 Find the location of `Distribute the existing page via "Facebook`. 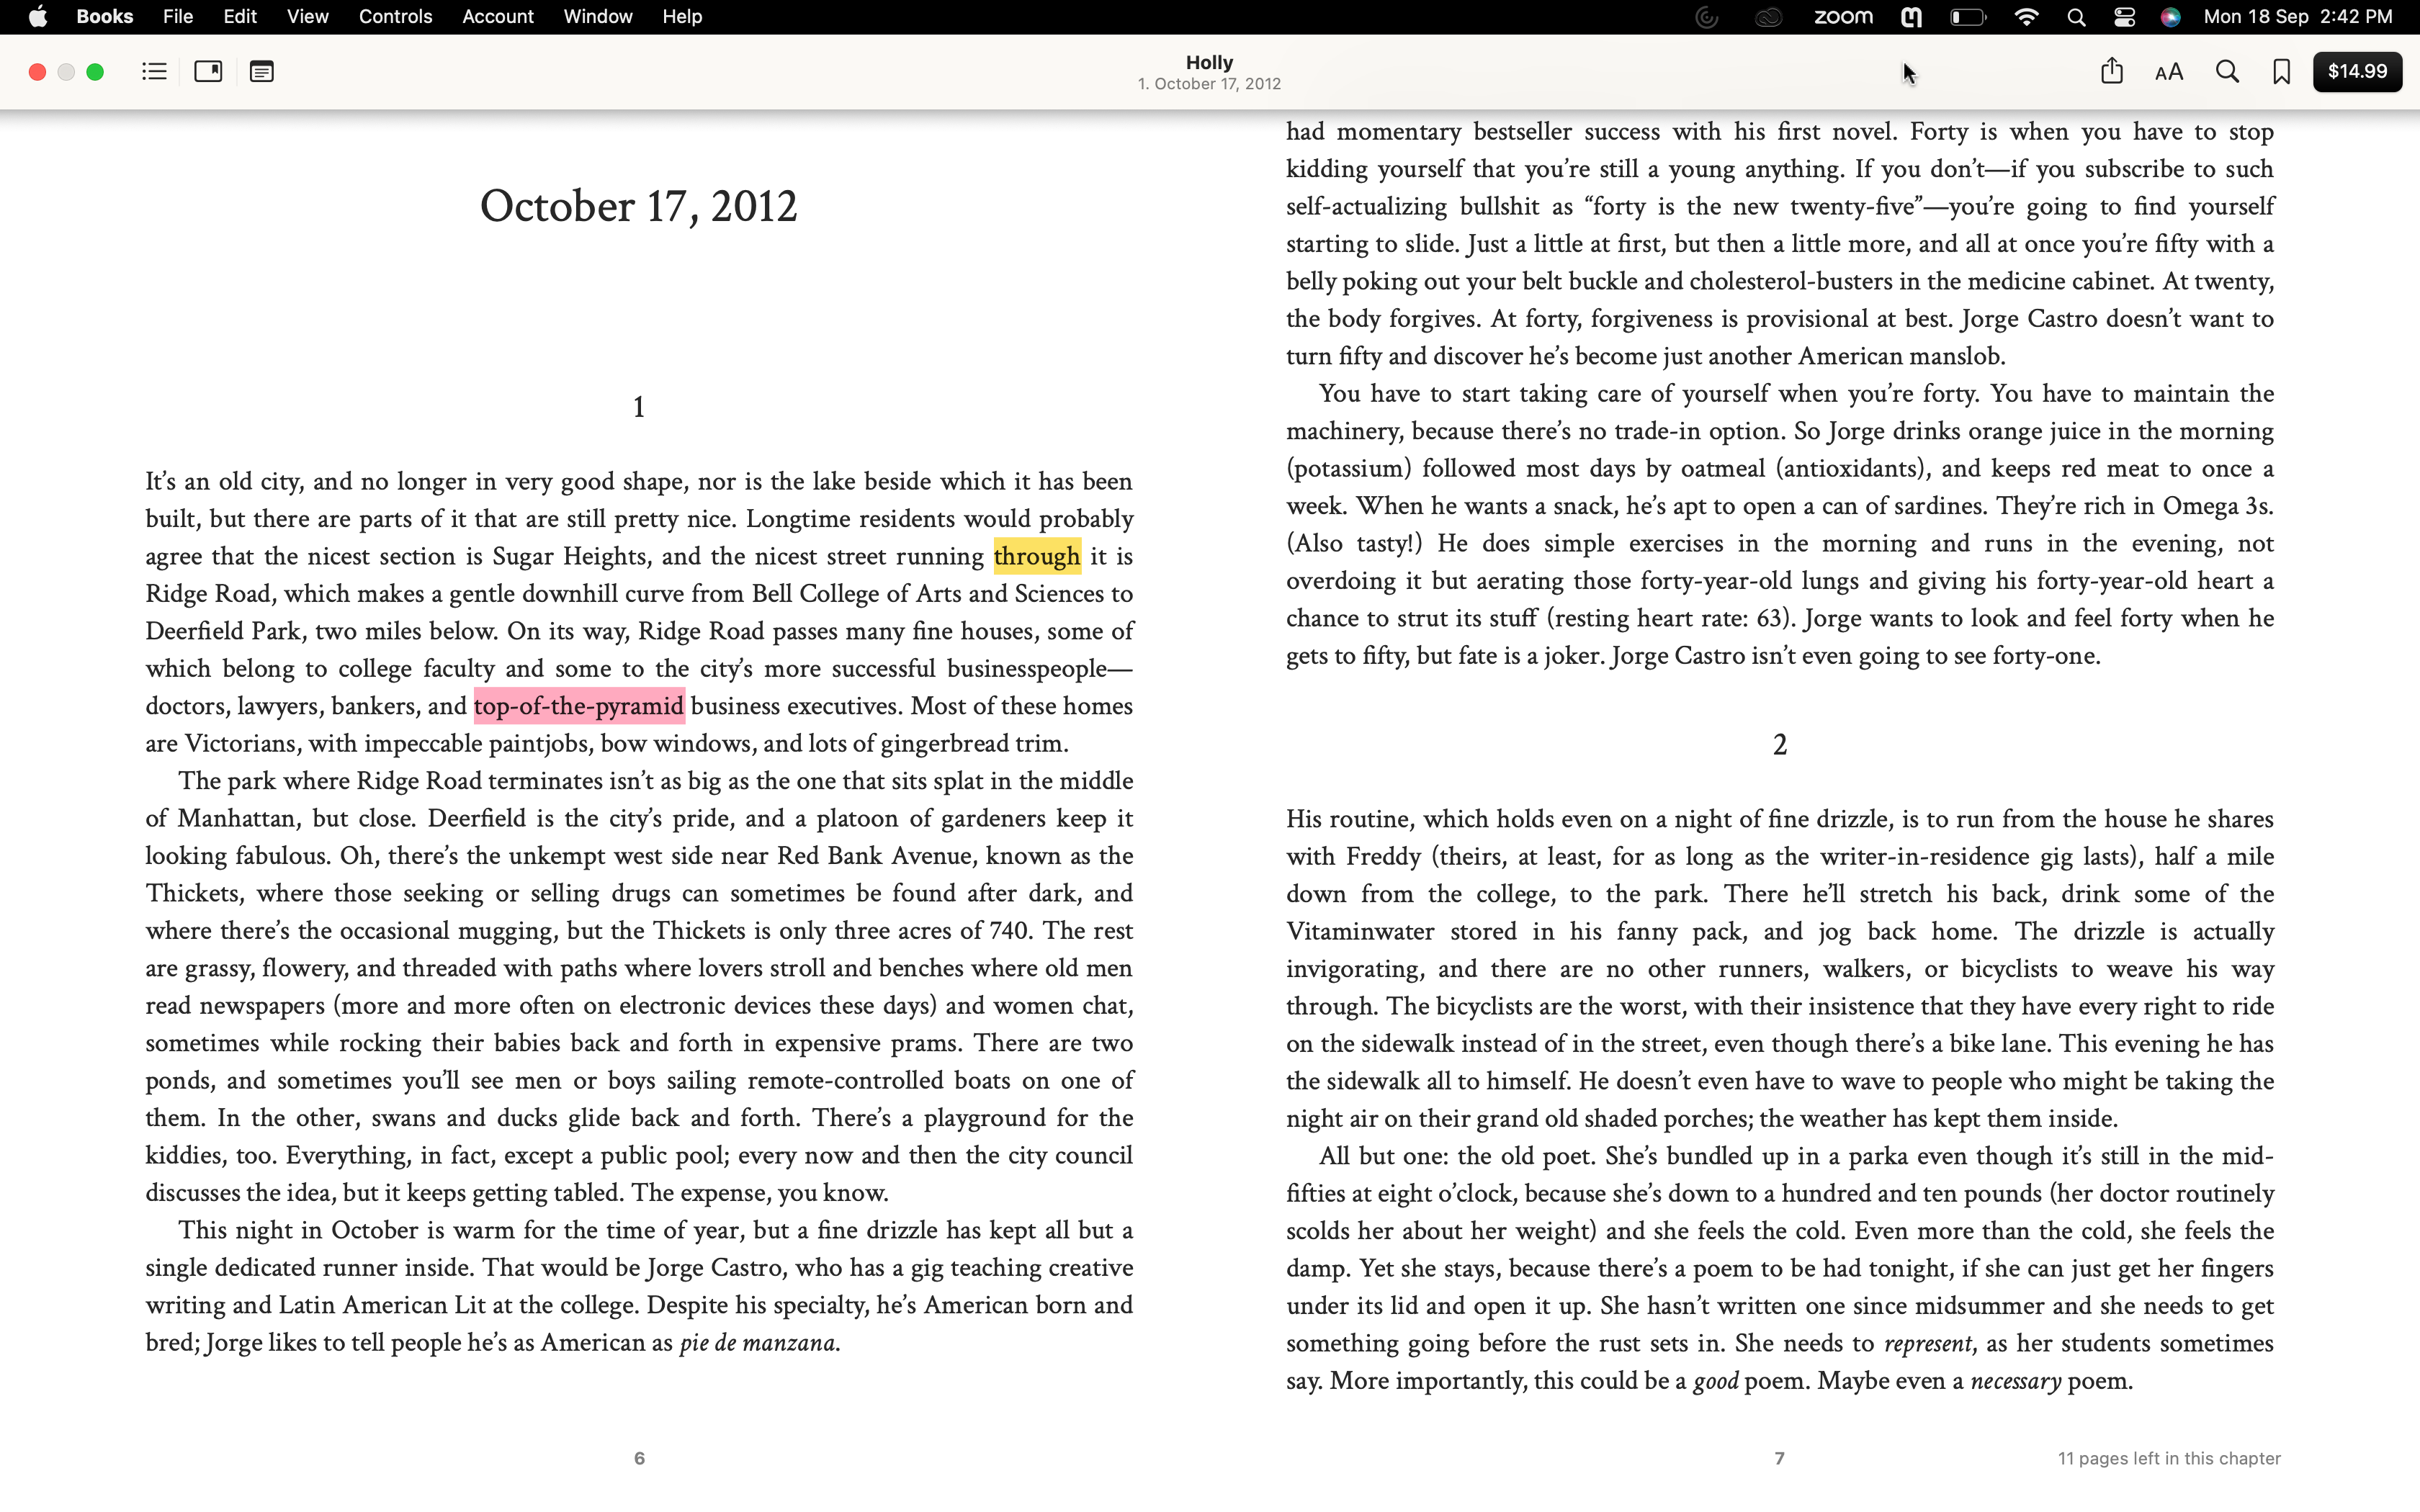

Distribute the existing page via "Facebook is located at coordinates (2110, 70).